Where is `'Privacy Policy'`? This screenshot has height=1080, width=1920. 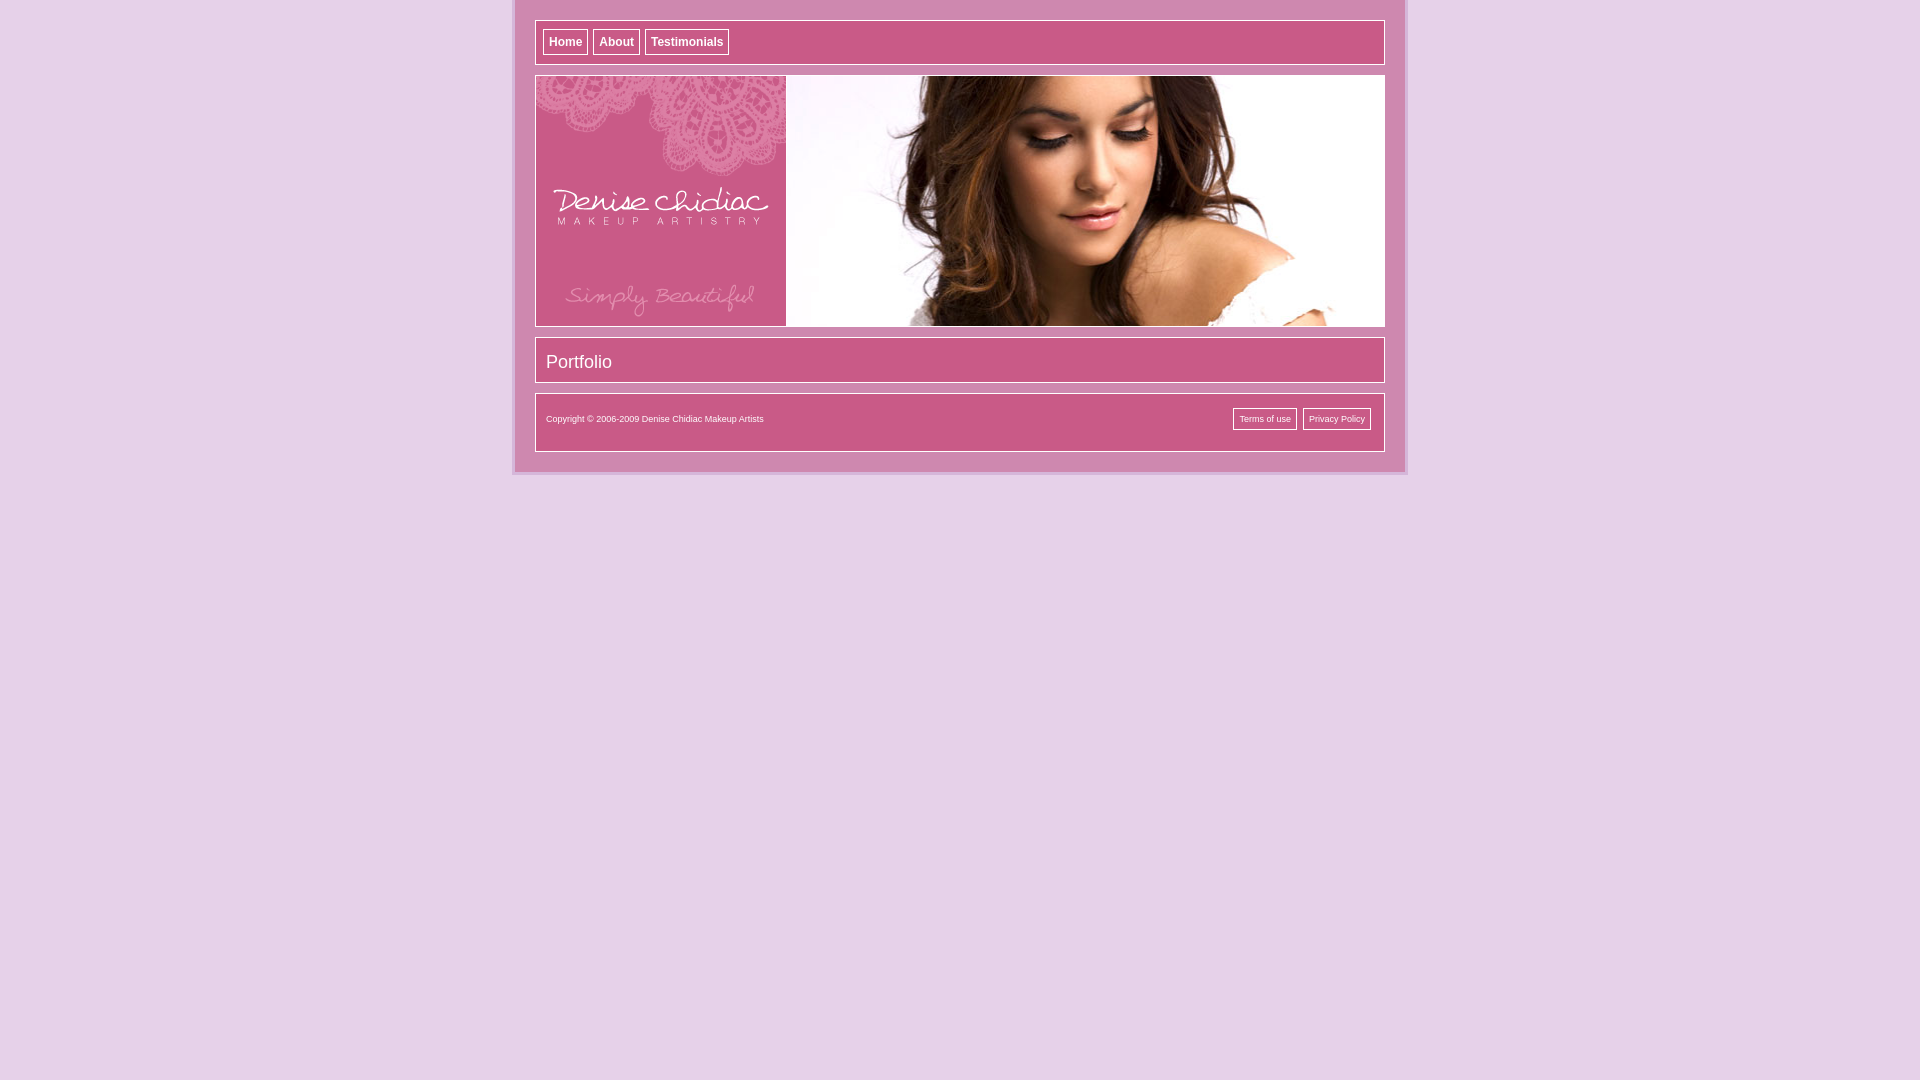 'Privacy Policy' is located at coordinates (1337, 418).